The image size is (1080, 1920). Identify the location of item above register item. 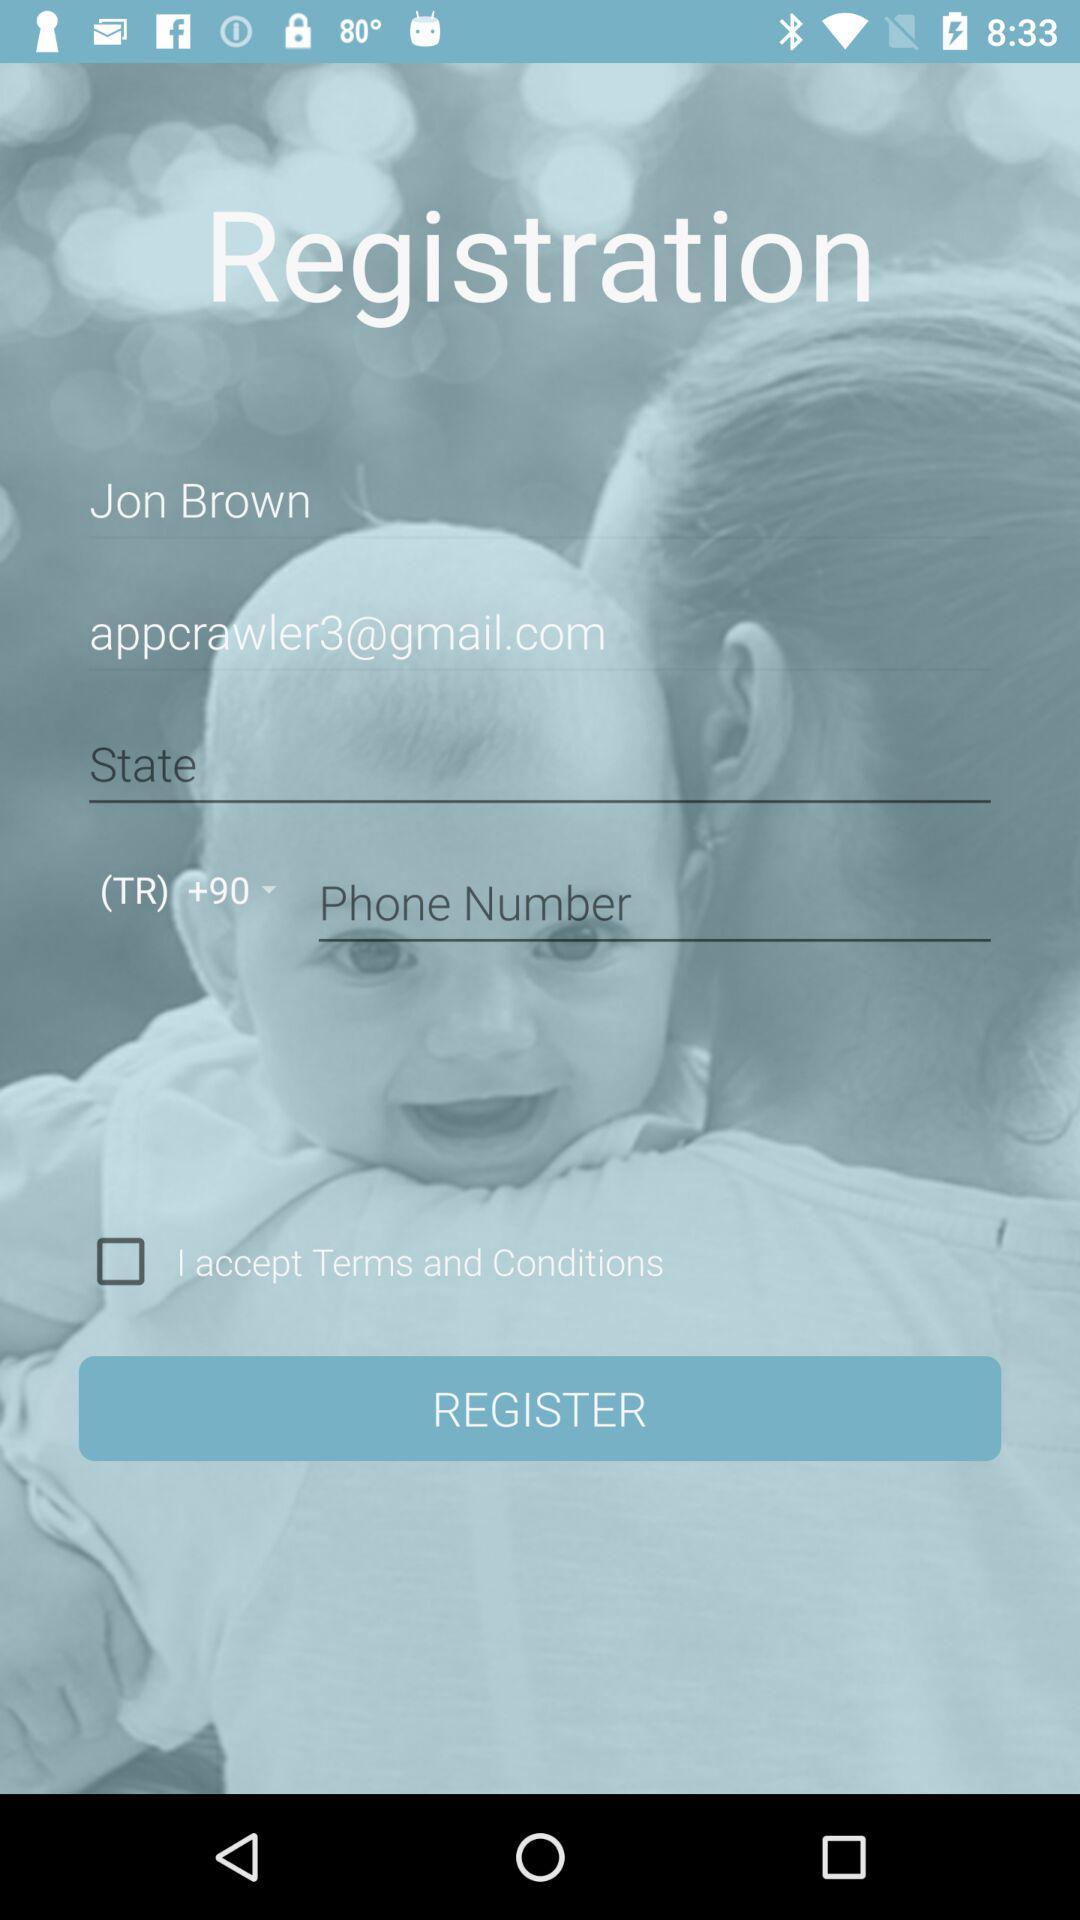
(412, 1260).